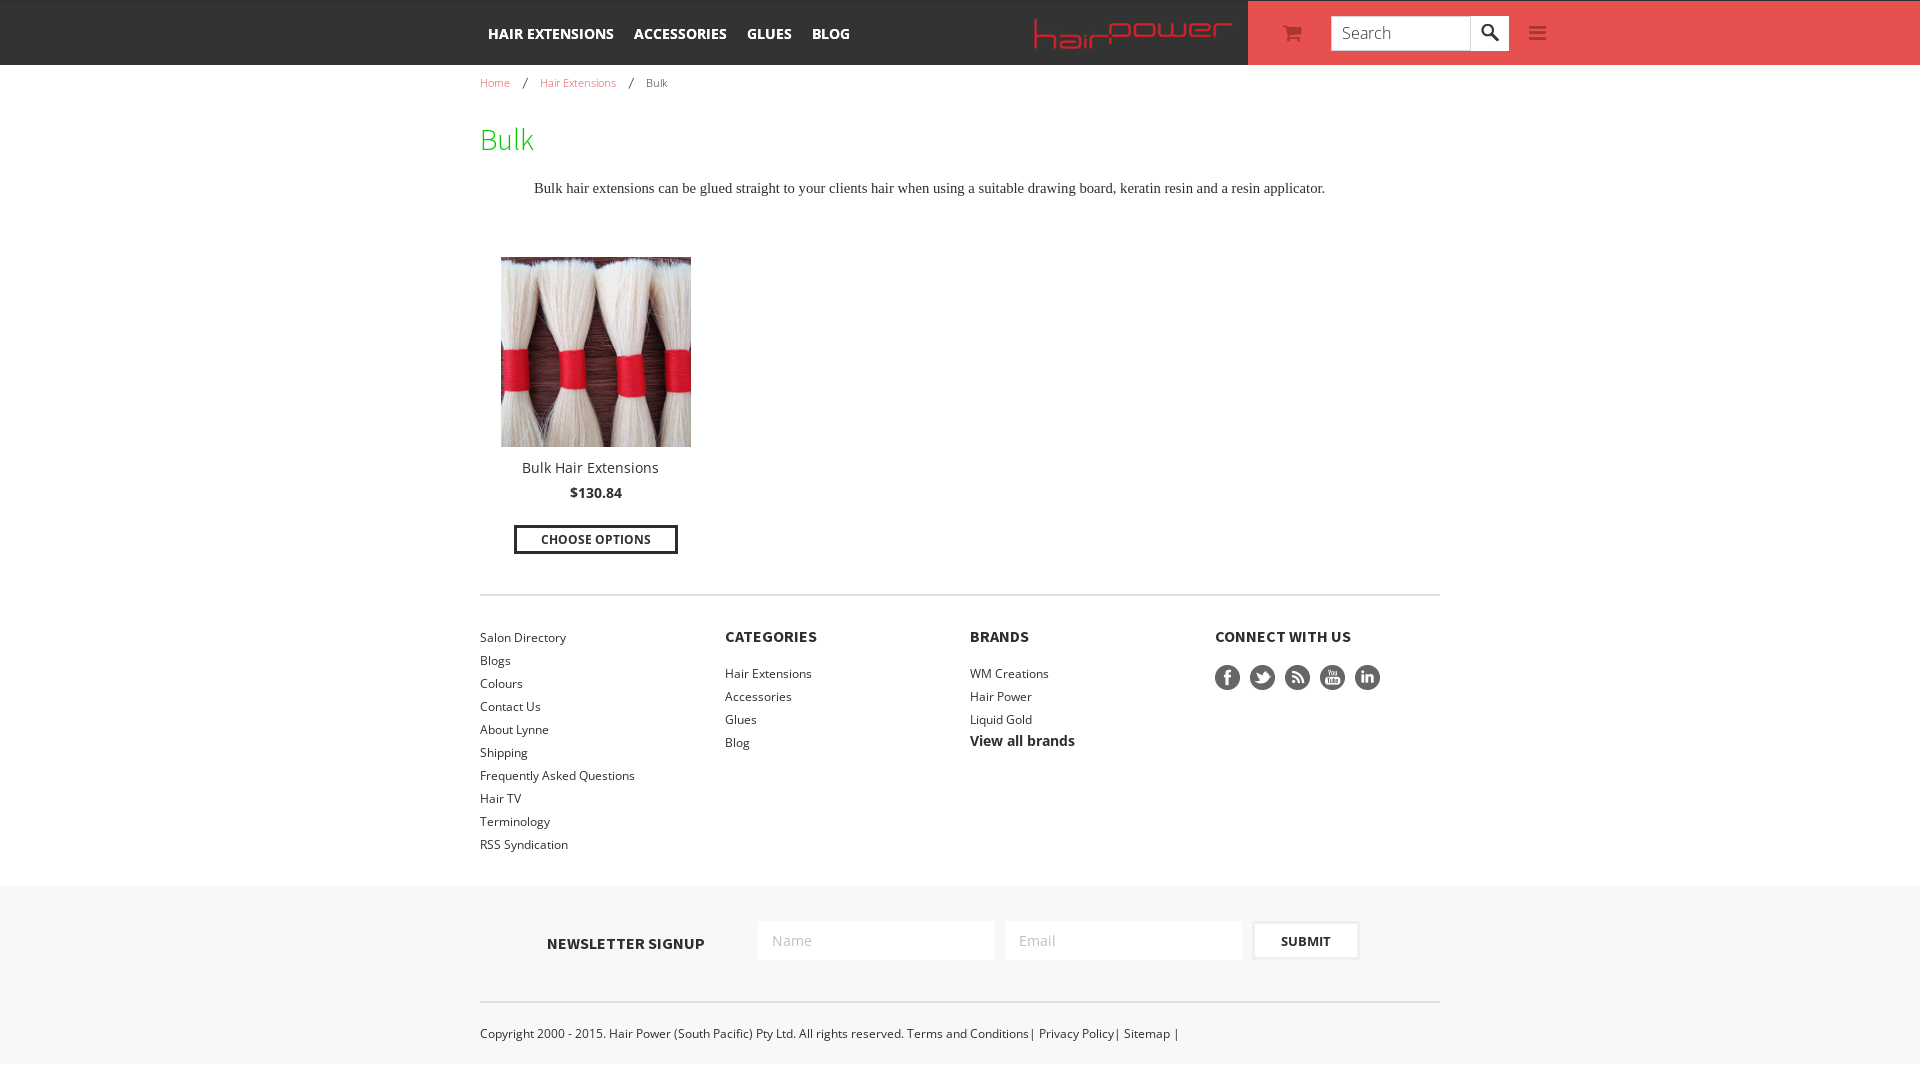 Image resolution: width=1920 pixels, height=1080 pixels. I want to click on 'Privacy Policy', so click(1075, 1033).